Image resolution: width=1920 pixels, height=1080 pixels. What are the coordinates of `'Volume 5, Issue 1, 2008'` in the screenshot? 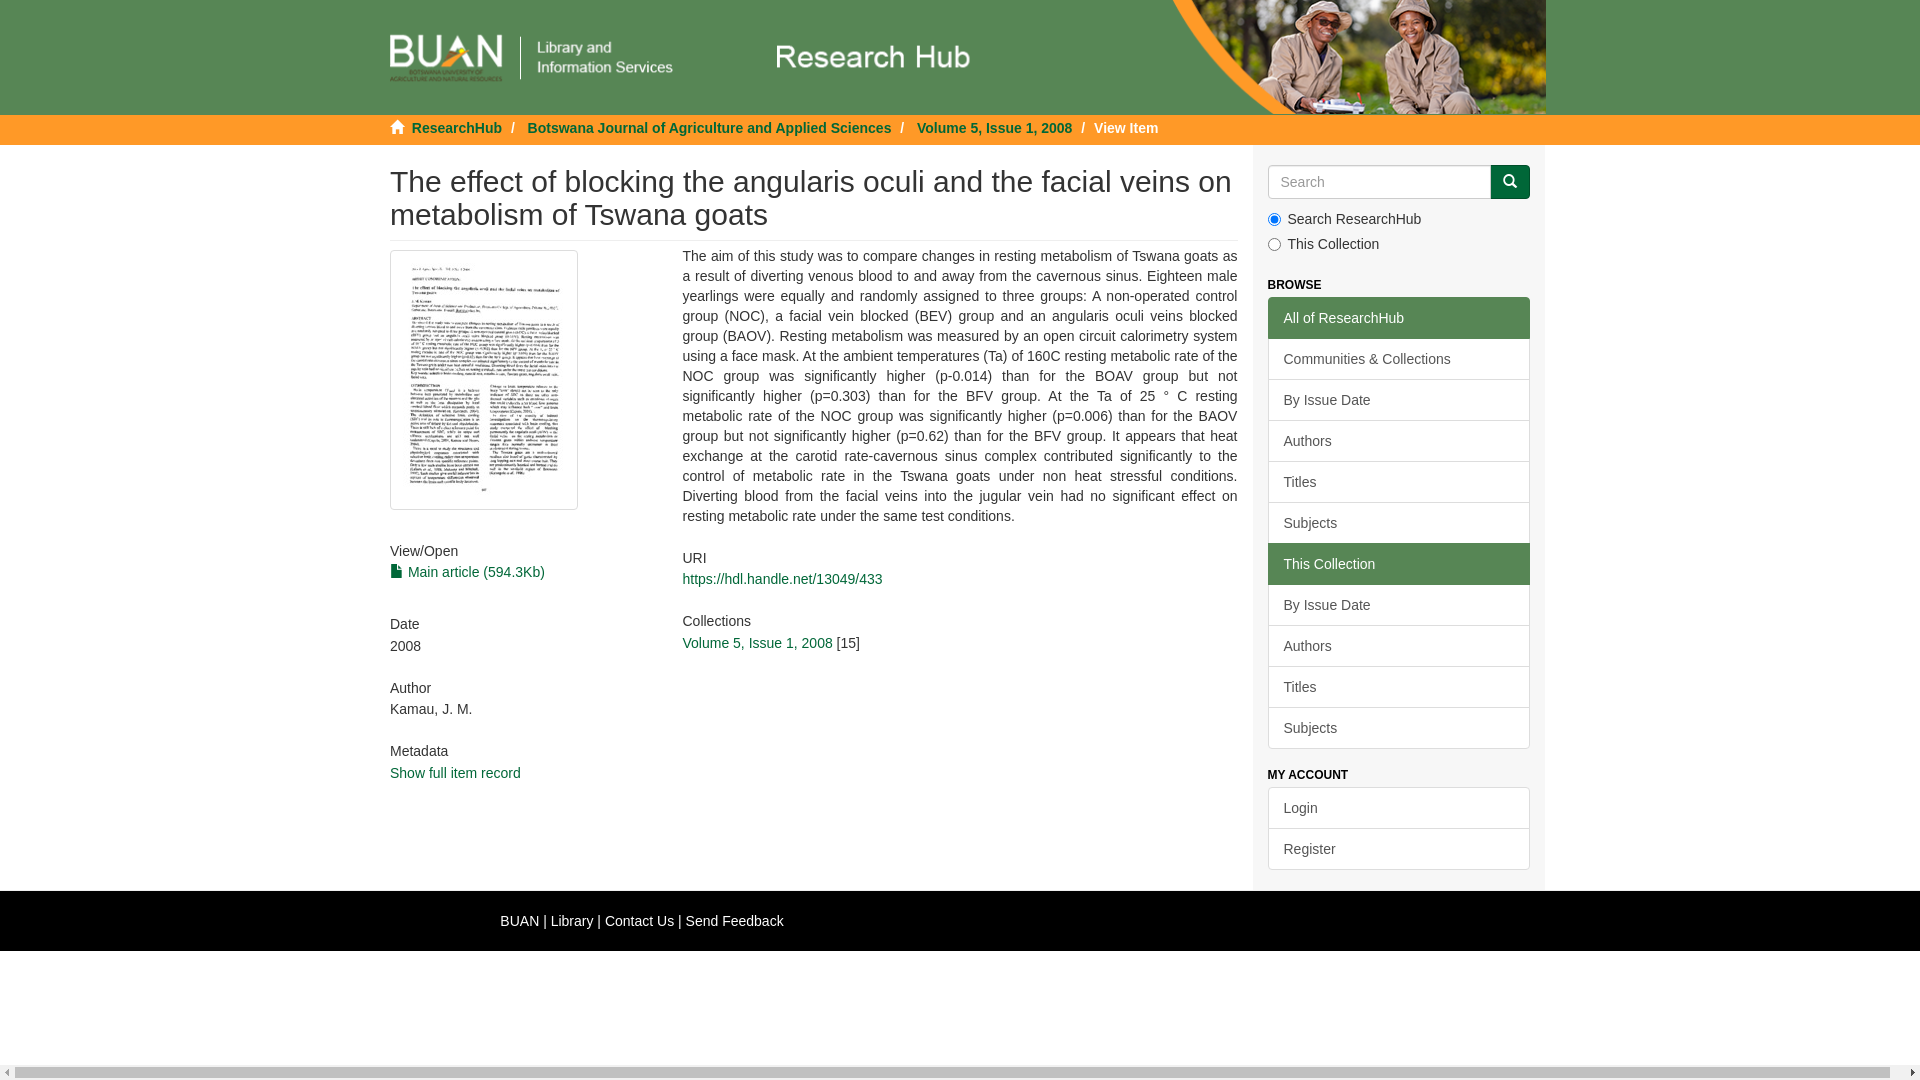 It's located at (994, 127).